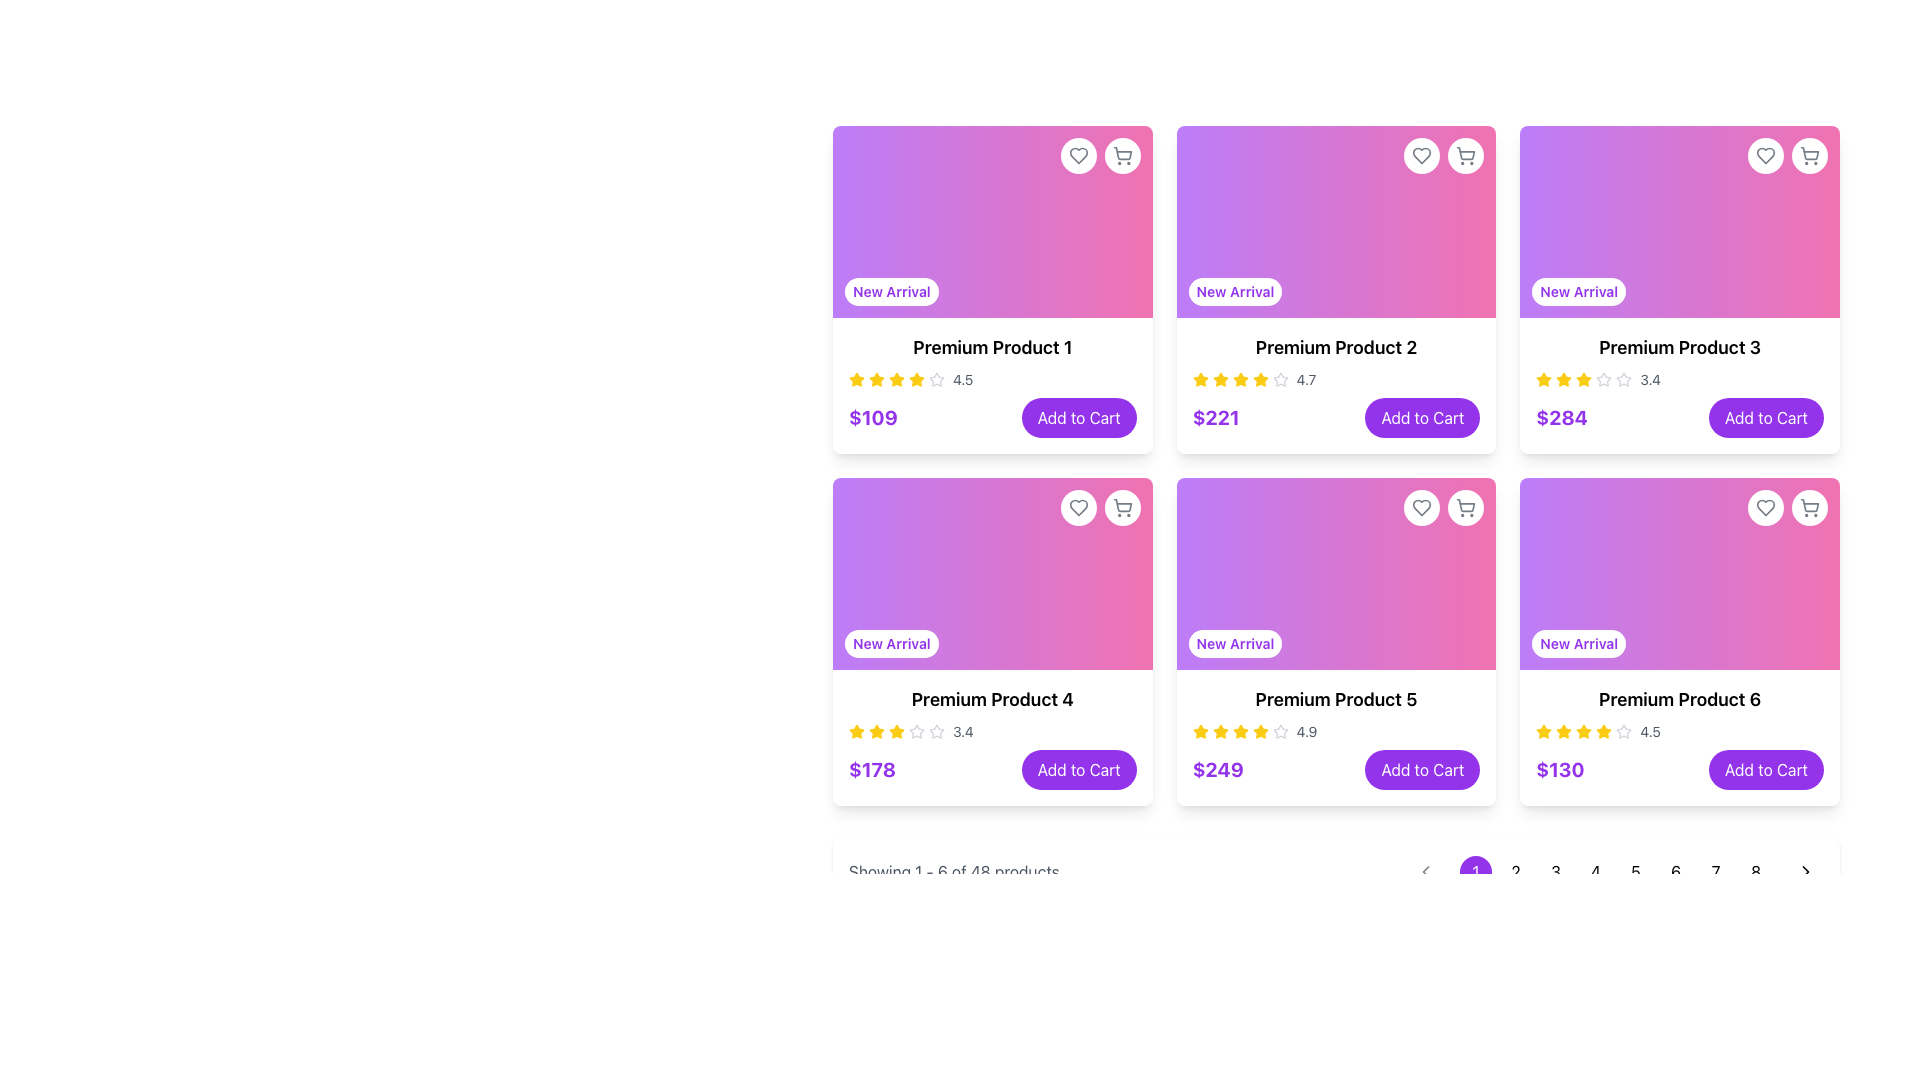 The height and width of the screenshot is (1080, 1920). Describe the element at coordinates (1766, 507) in the screenshot. I see `the 'add to favorites' button located at the top-right corner of the 'Premium Product 6' card, which is the first button to the left of the shopping cart icon` at that location.